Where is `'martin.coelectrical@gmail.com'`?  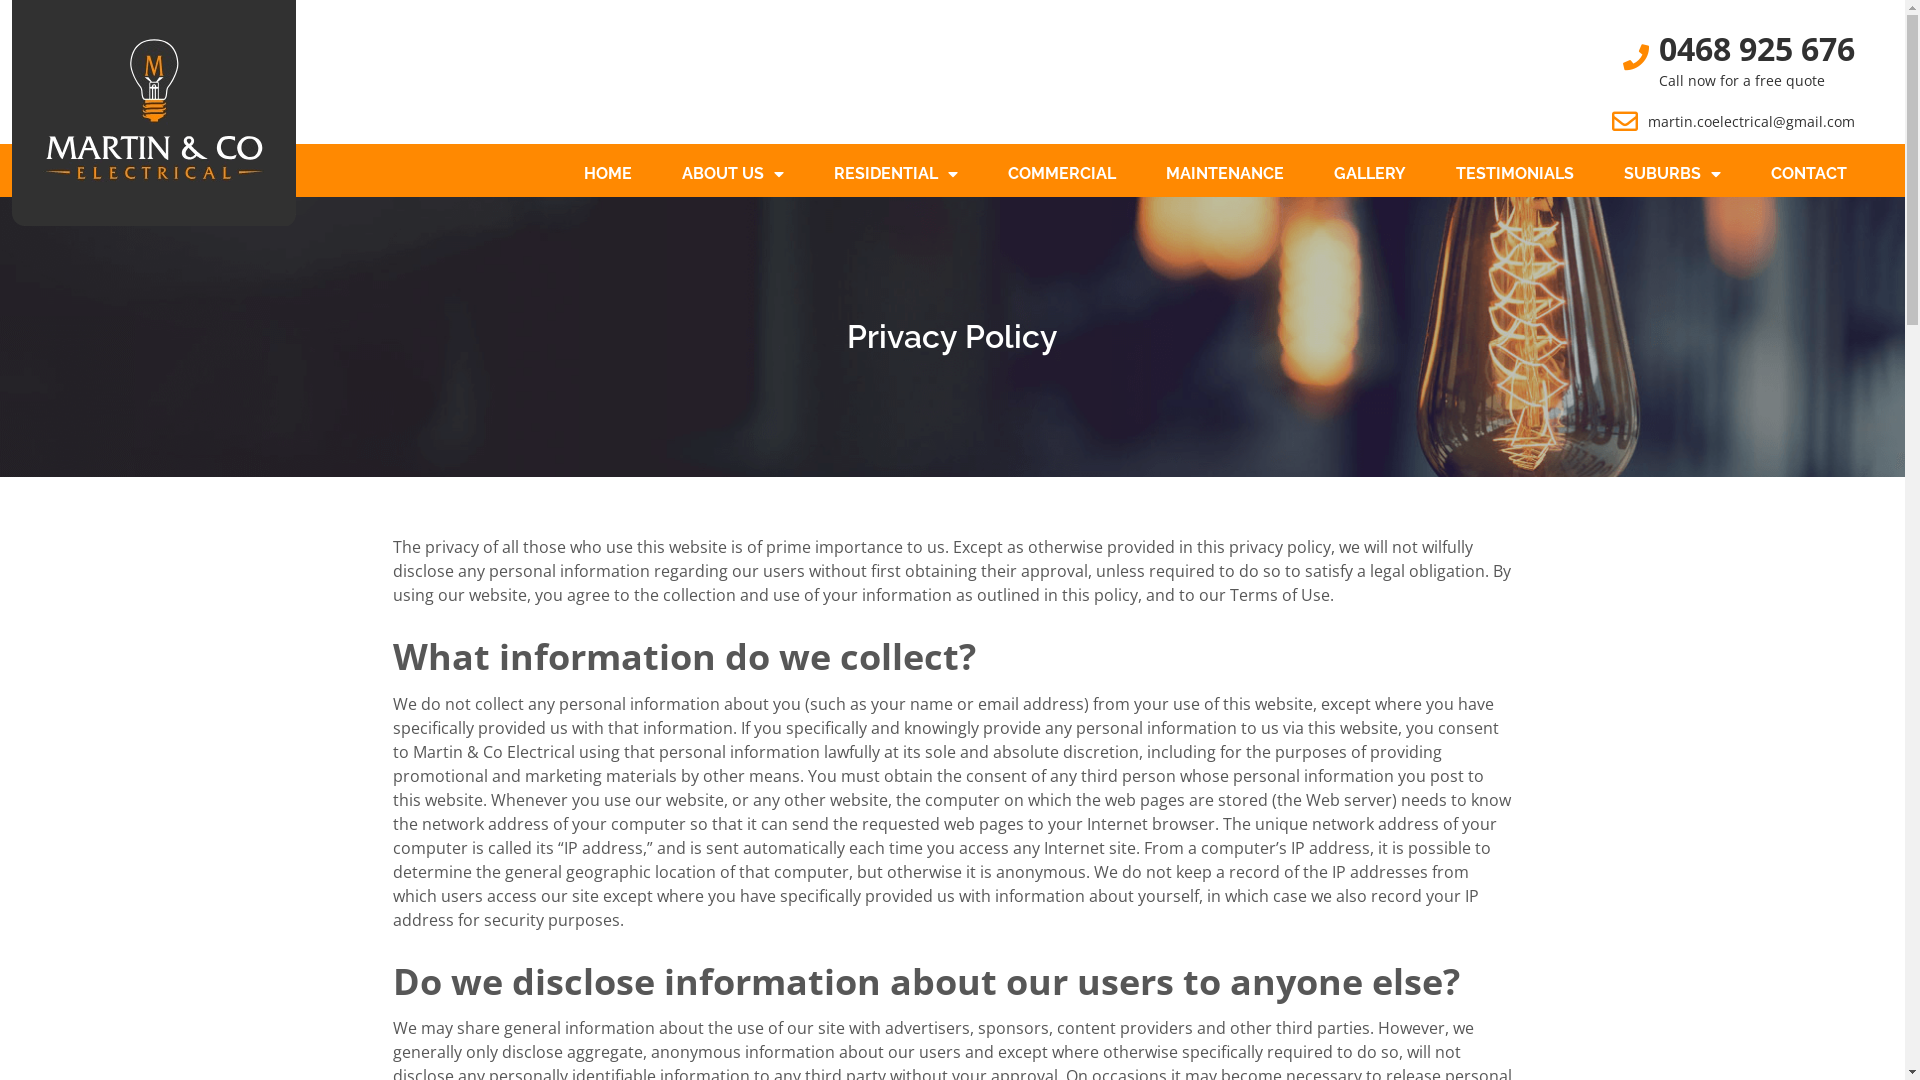 'martin.coelectrical@gmail.com' is located at coordinates (1750, 121).